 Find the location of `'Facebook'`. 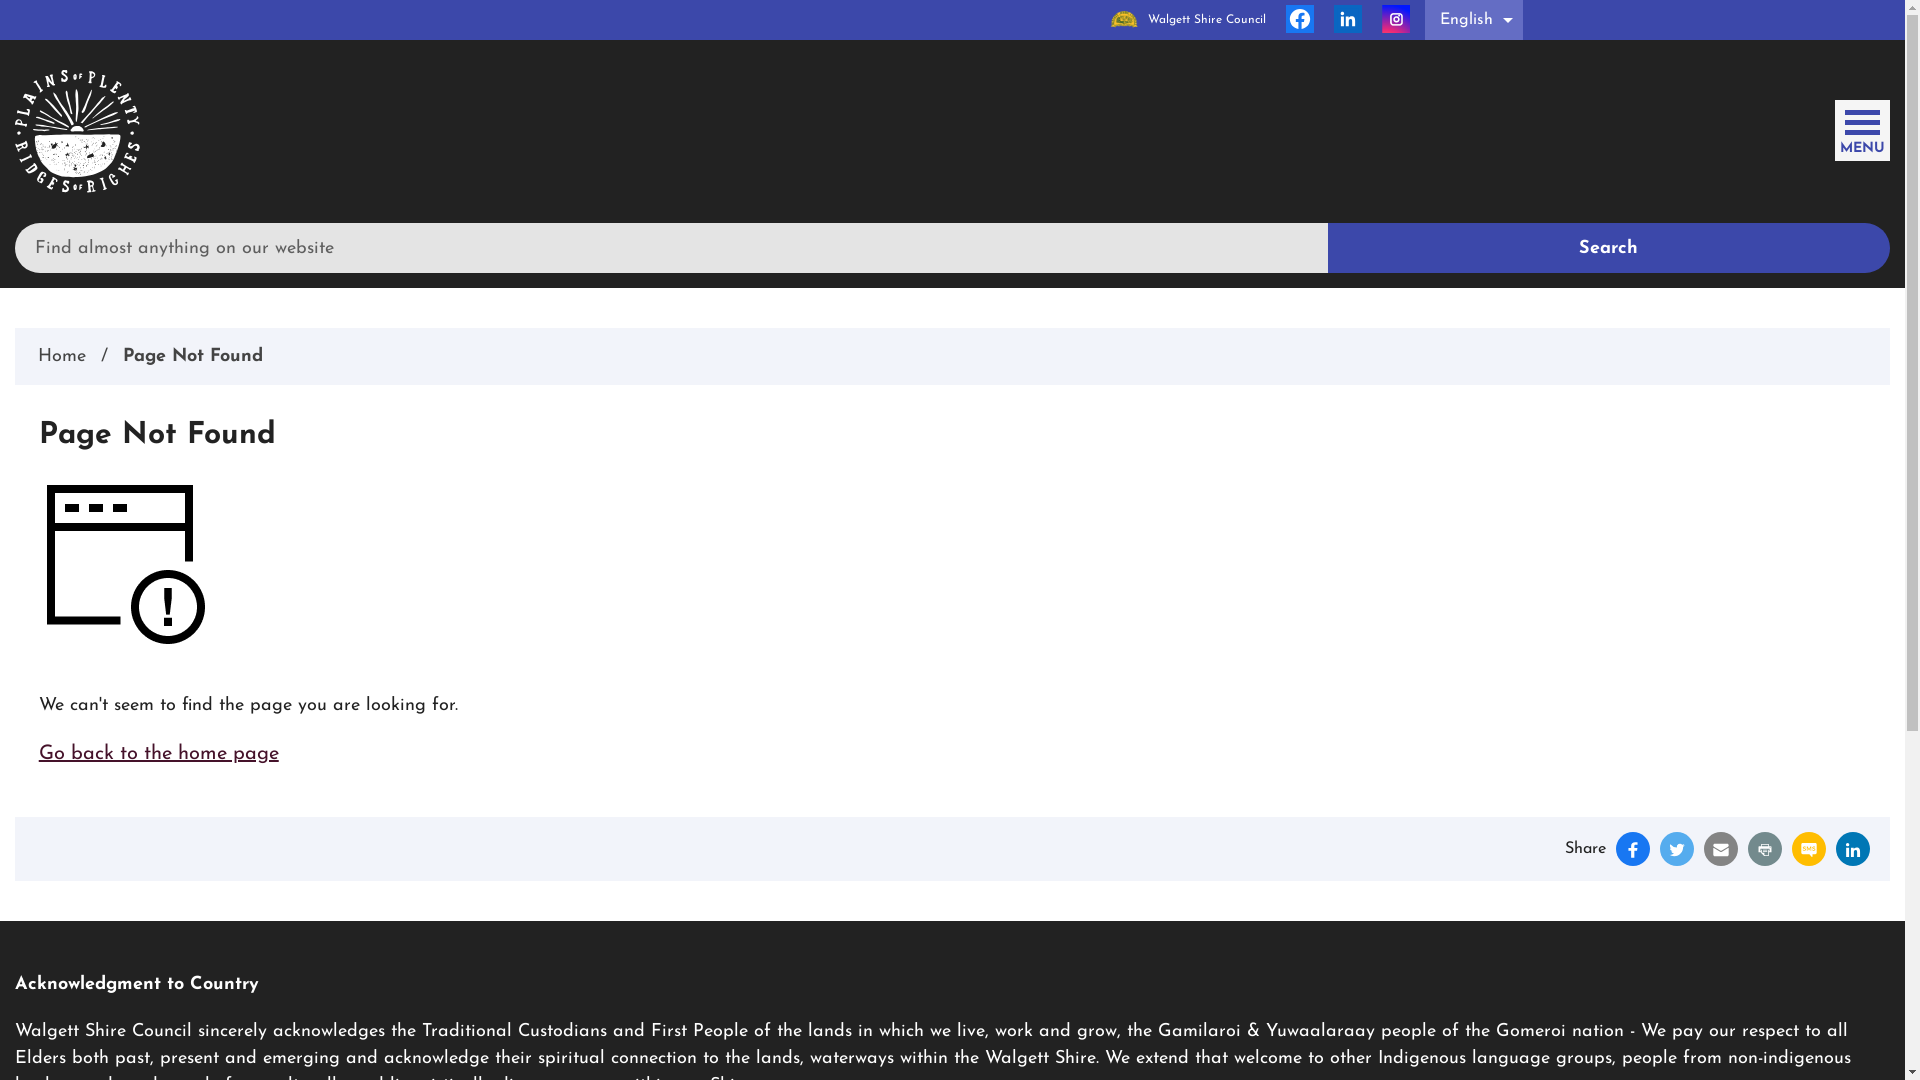

'Facebook' is located at coordinates (1300, 19).